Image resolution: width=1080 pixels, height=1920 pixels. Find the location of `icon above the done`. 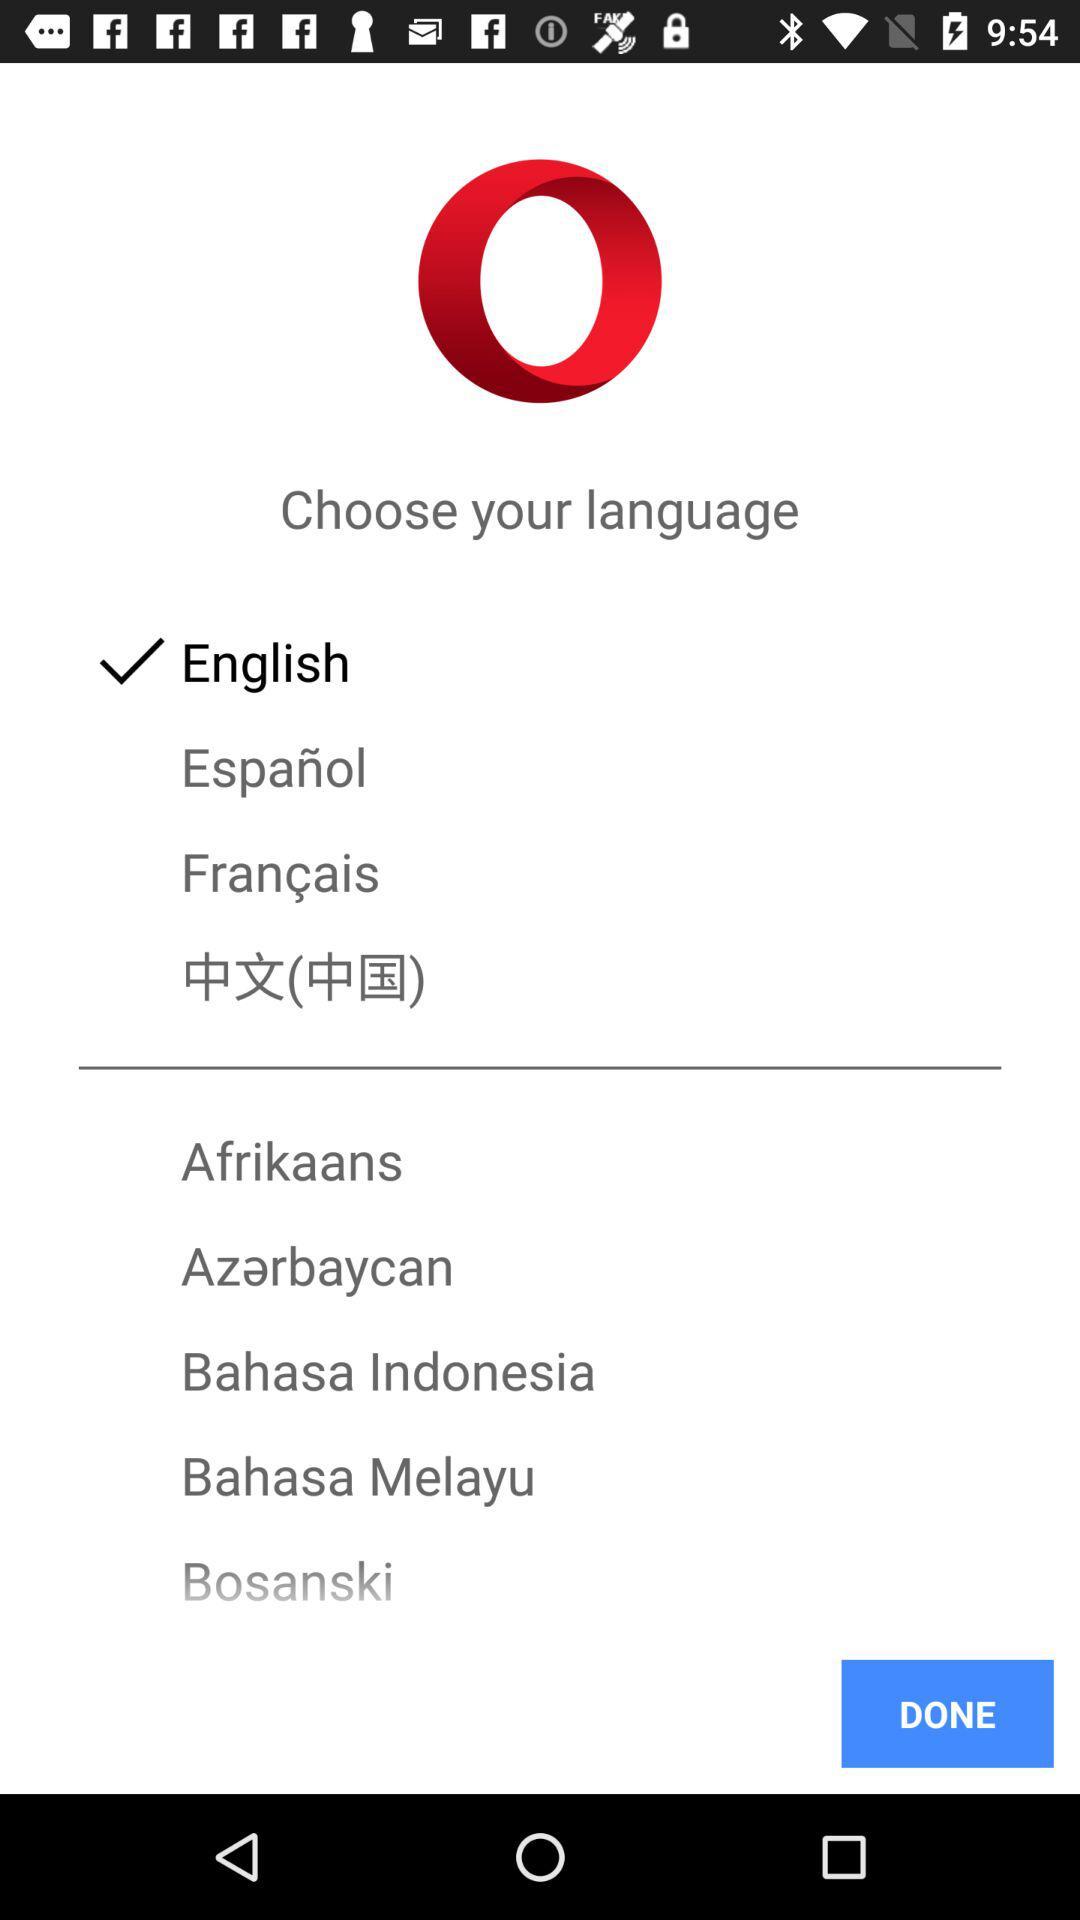

icon above the done is located at coordinates (540, 1633).